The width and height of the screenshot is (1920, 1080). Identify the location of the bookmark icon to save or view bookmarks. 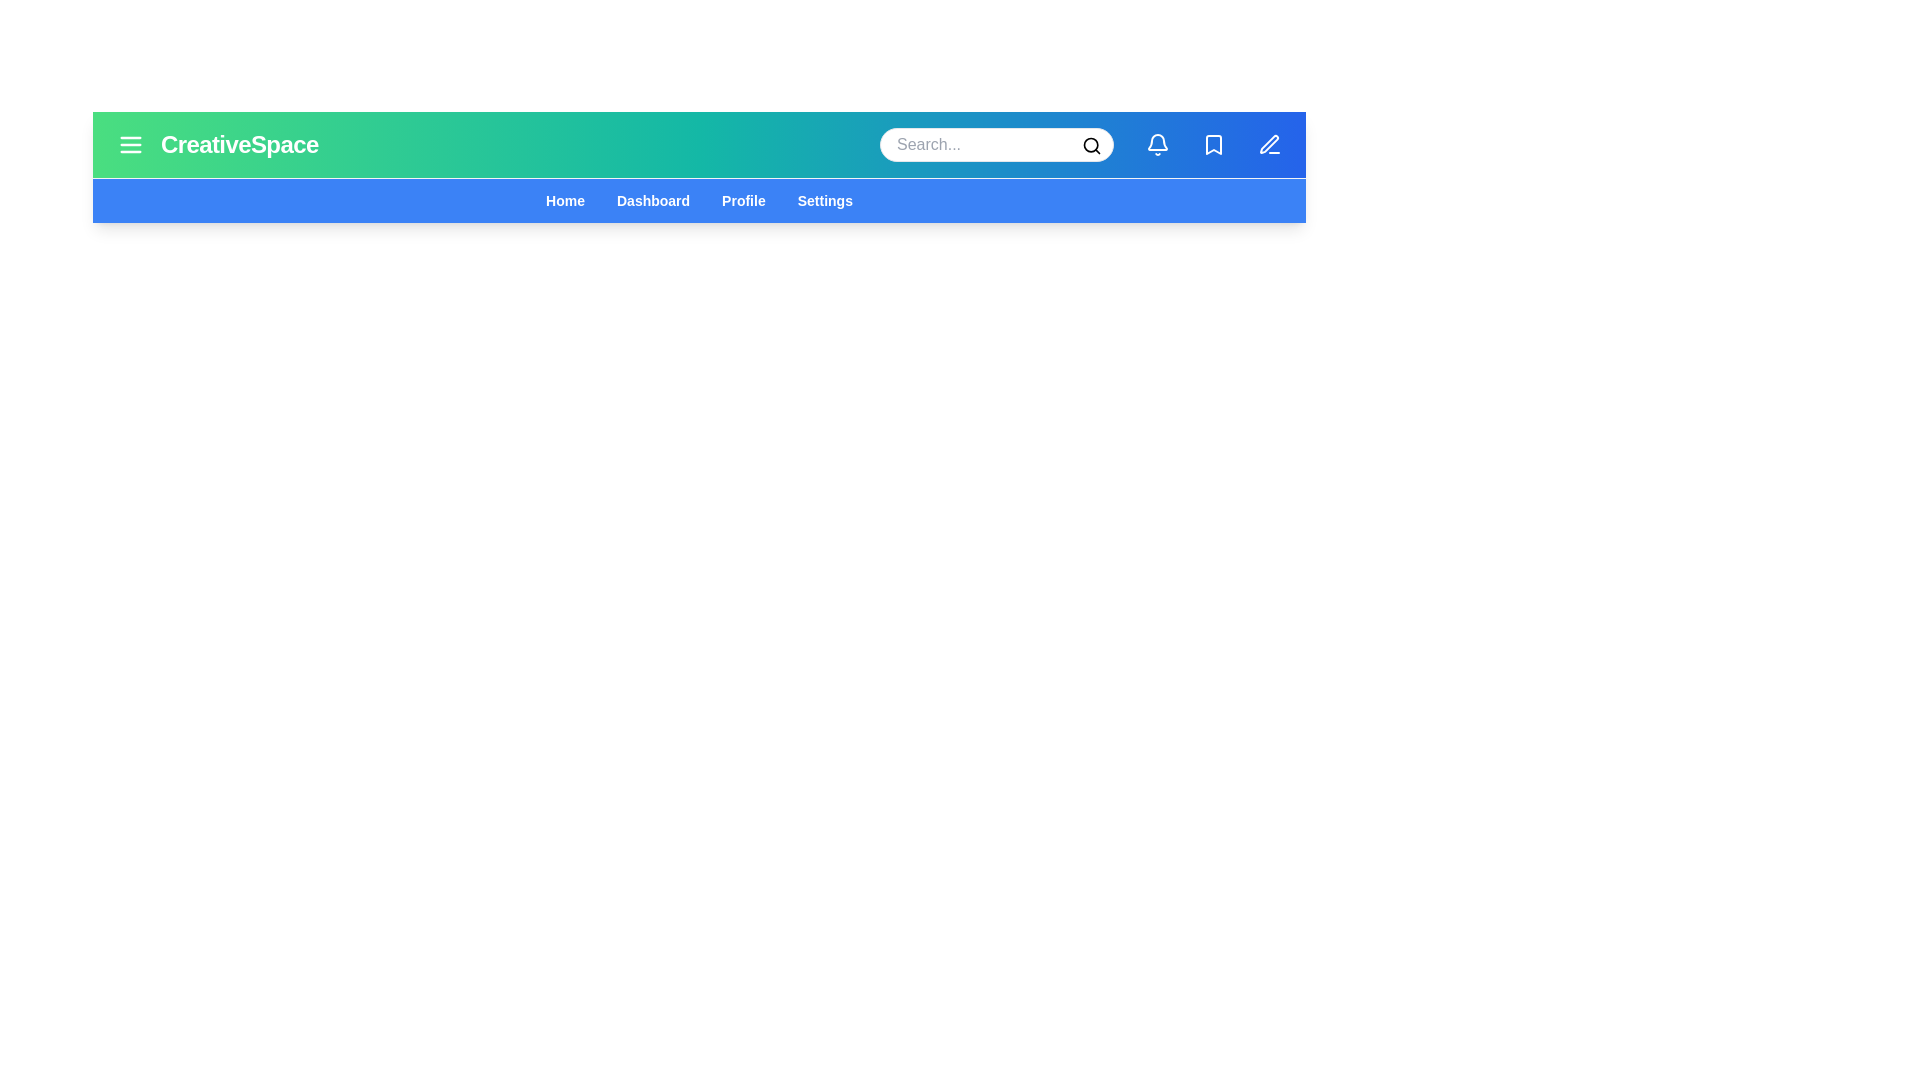
(1213, 144).